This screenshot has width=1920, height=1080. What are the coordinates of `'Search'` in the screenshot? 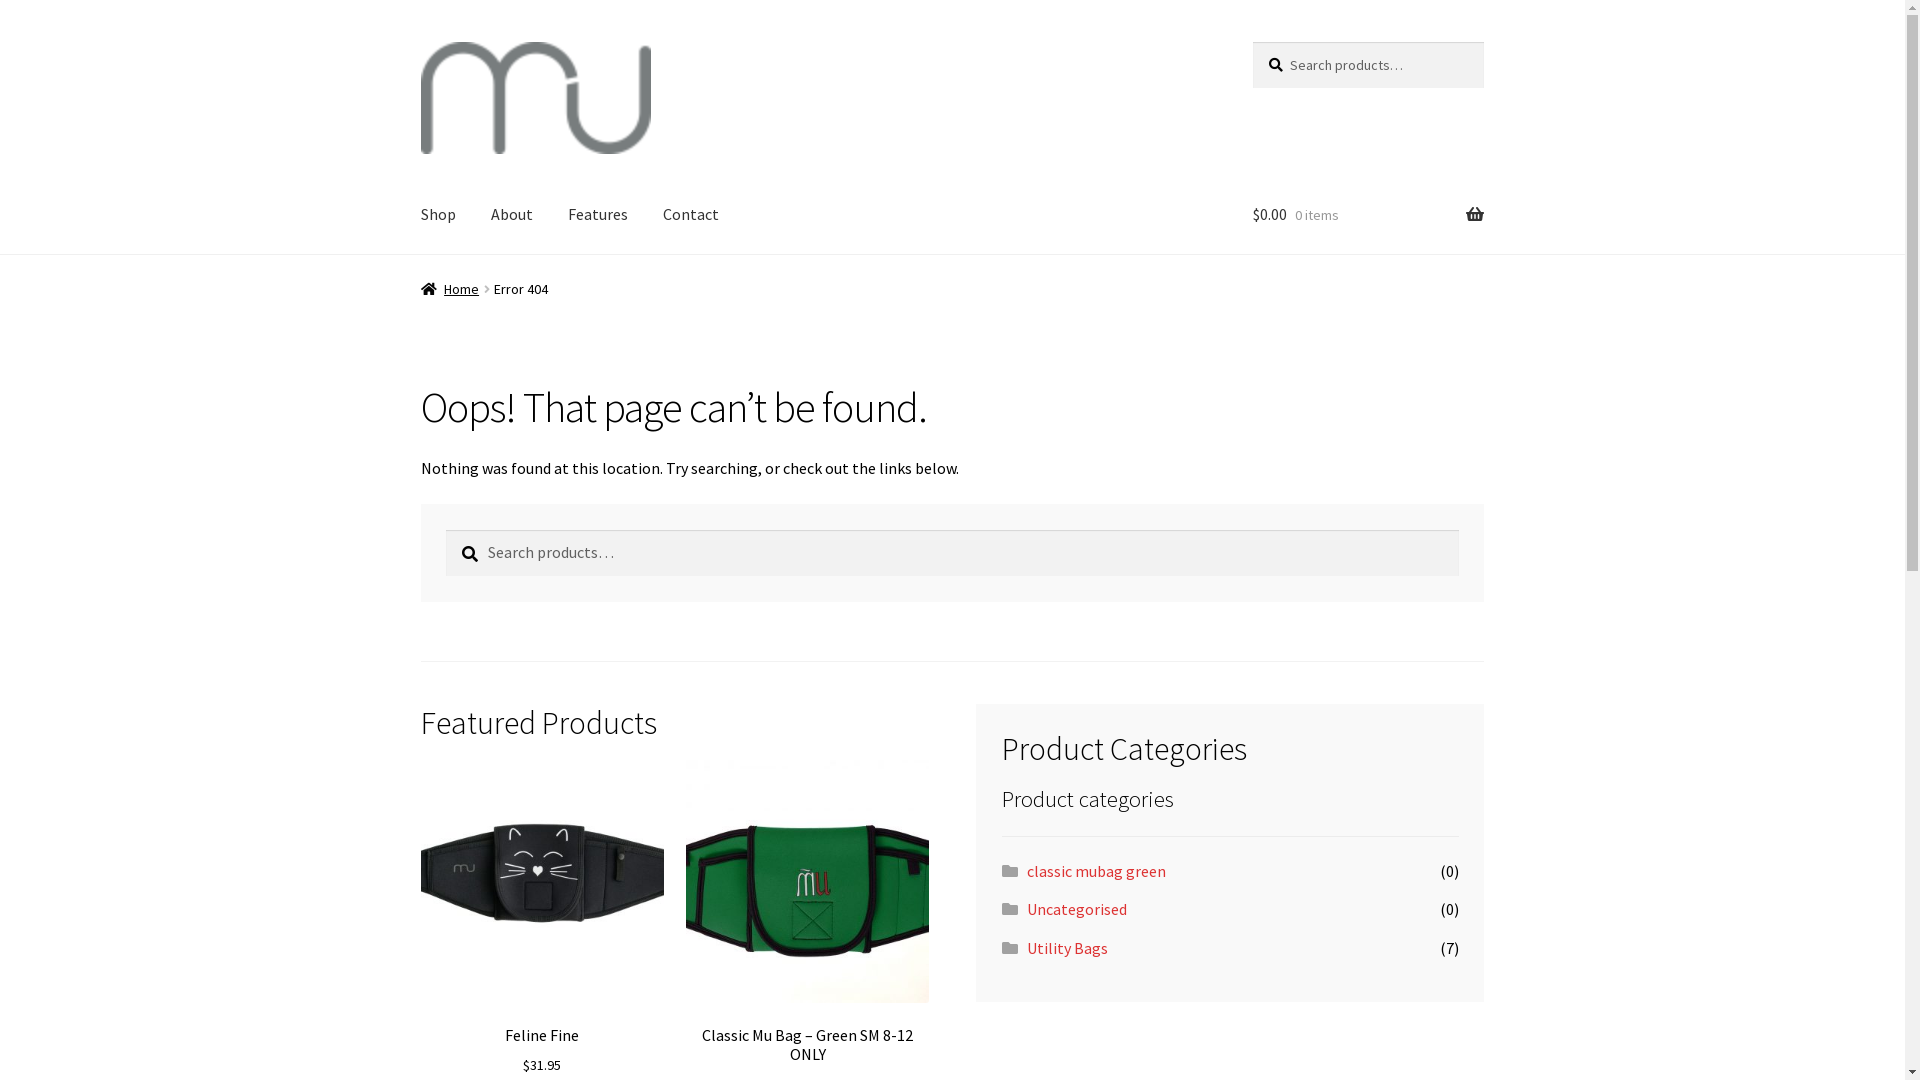 It's located at (1251, 41).